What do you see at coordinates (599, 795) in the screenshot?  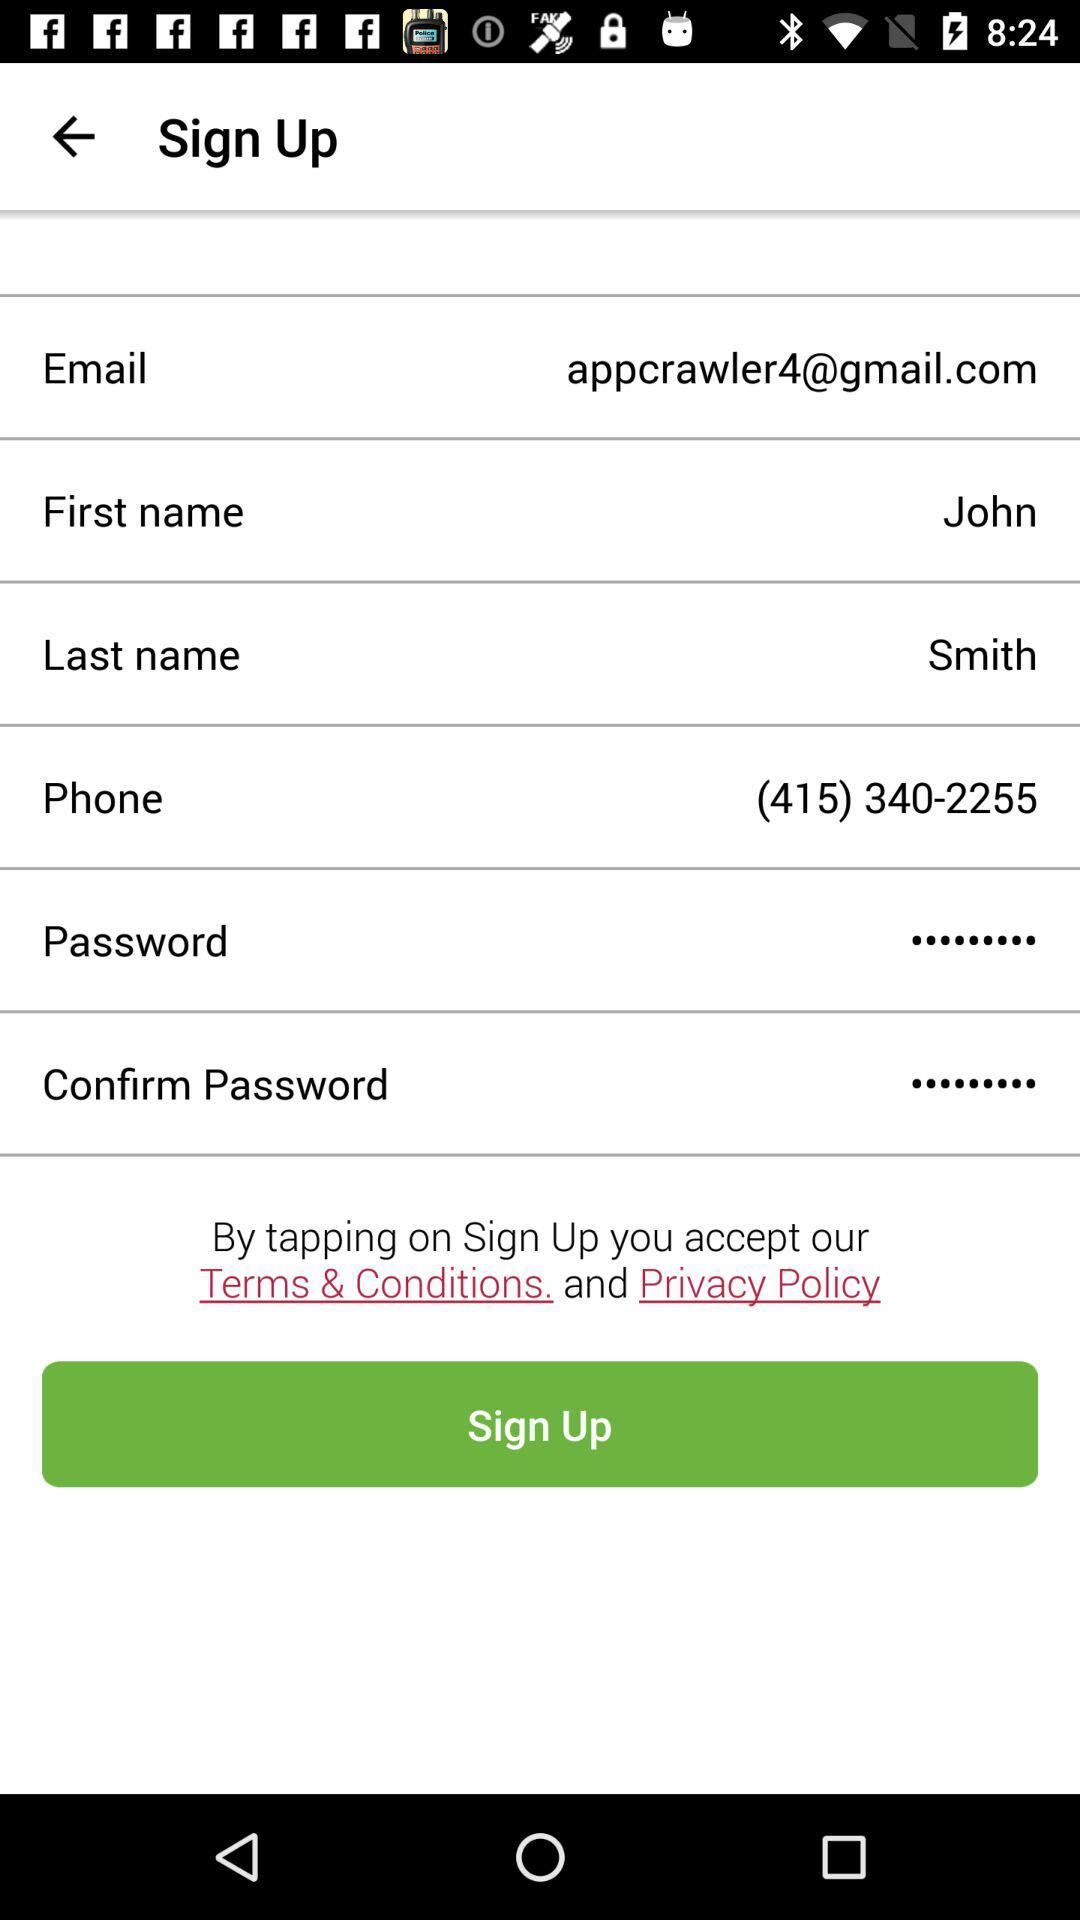 I see `icon to the right of phone` at bounding box center [599, 795].